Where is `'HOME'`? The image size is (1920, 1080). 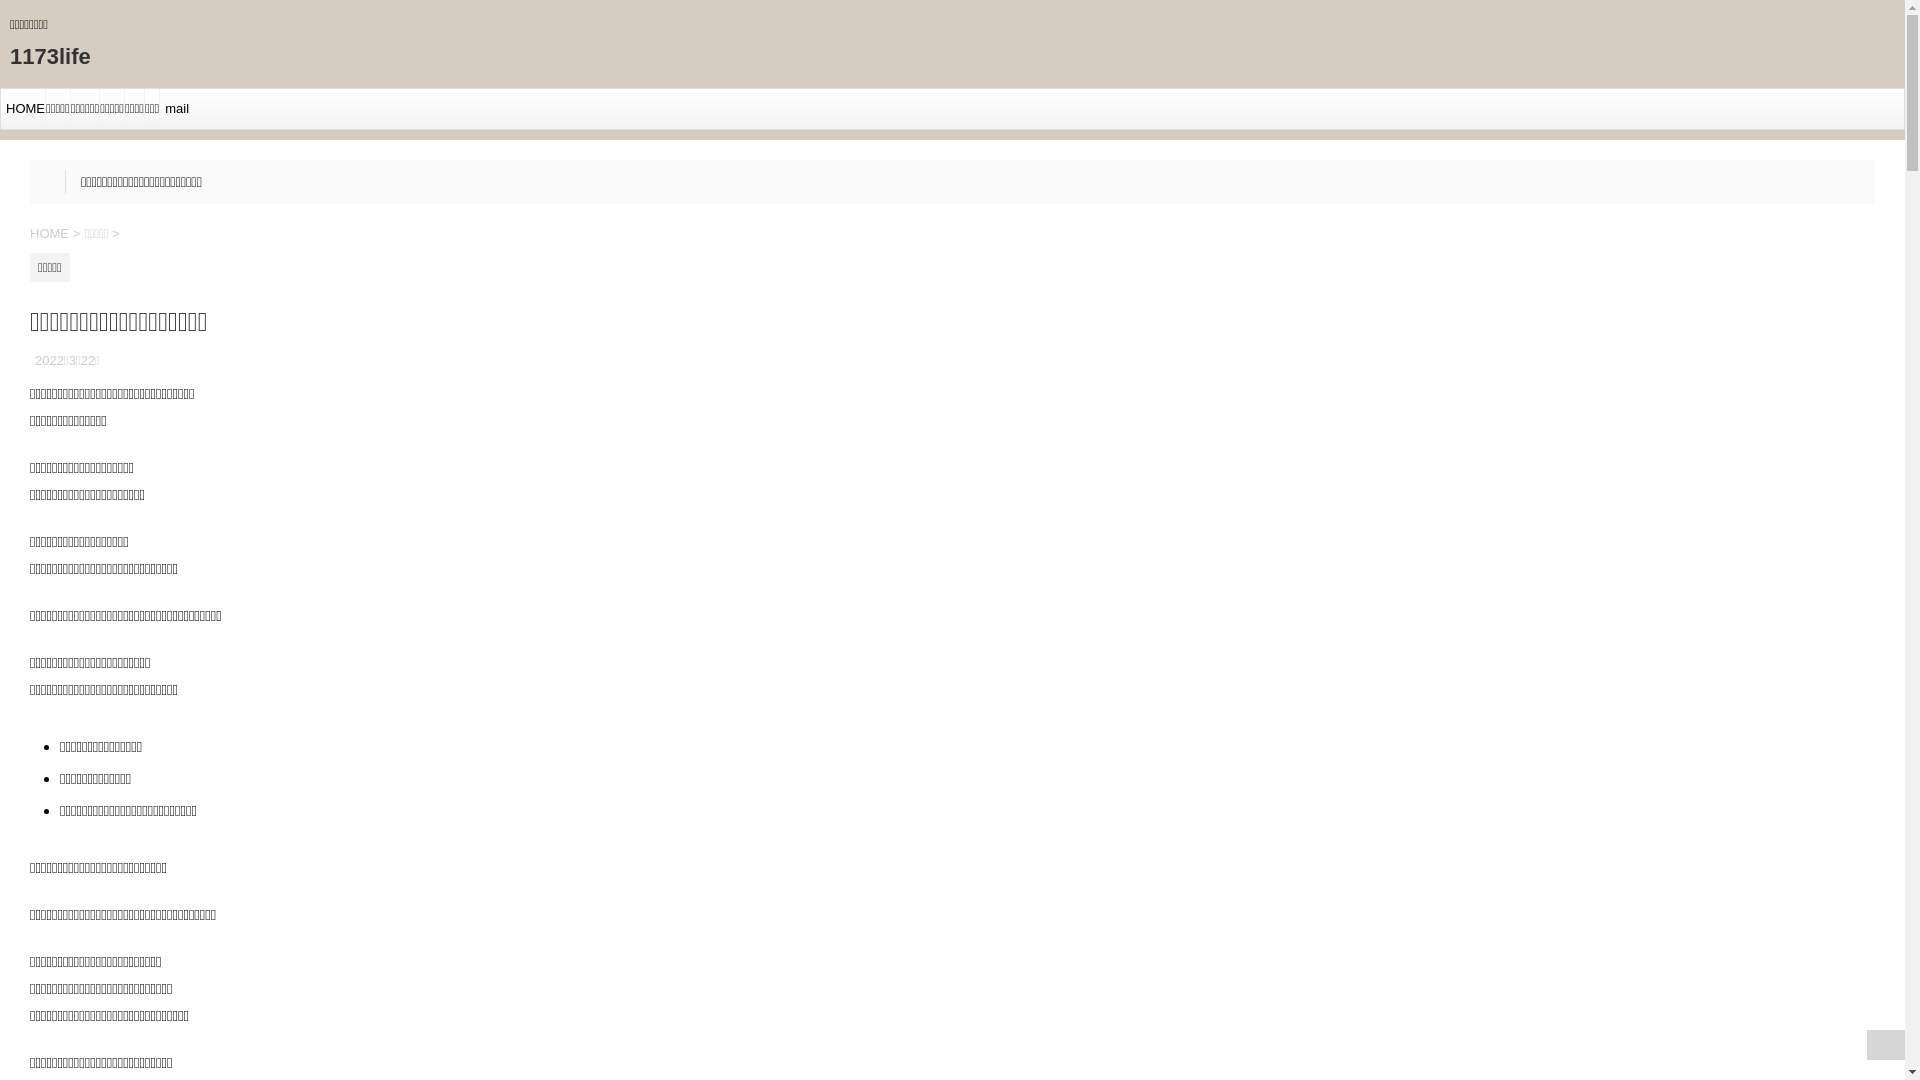
'HOME' is located at coordinates (23, 108).